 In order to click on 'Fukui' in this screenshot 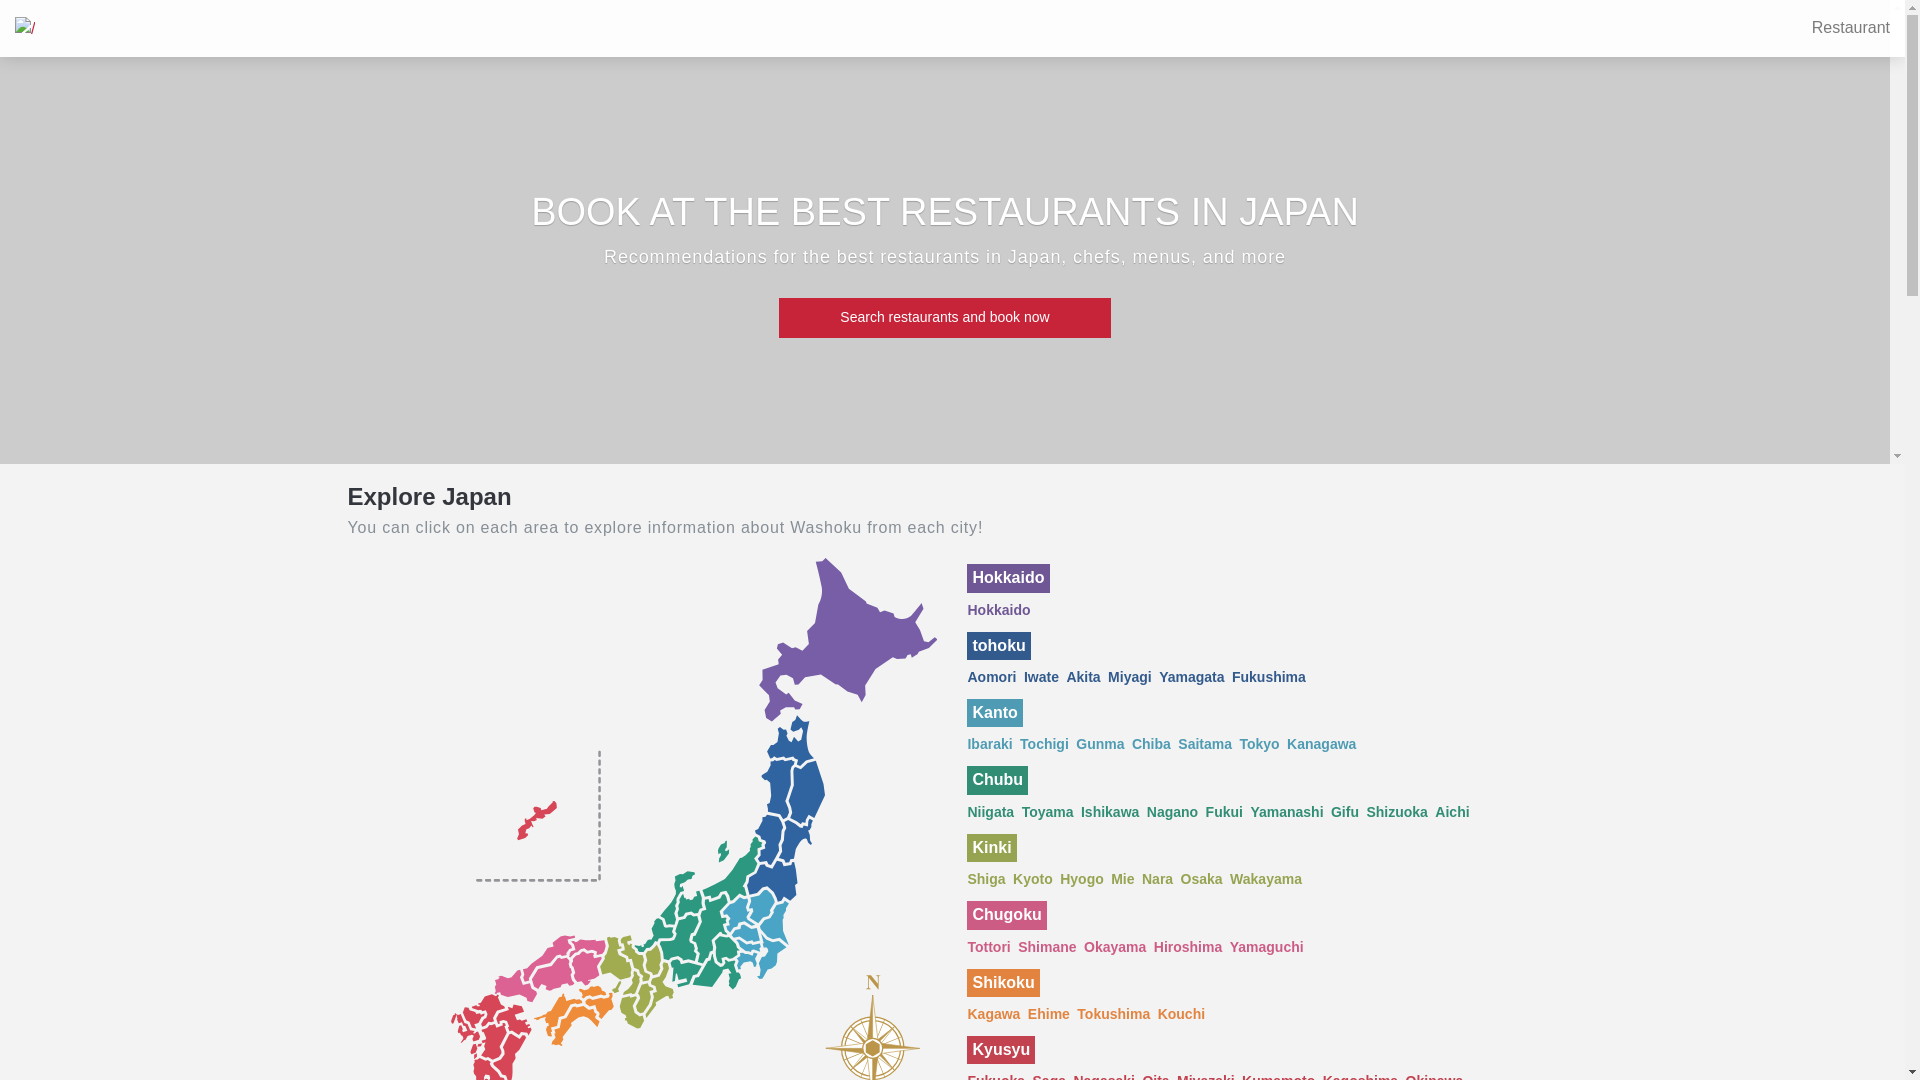, I will do `click(1204, 812)`.